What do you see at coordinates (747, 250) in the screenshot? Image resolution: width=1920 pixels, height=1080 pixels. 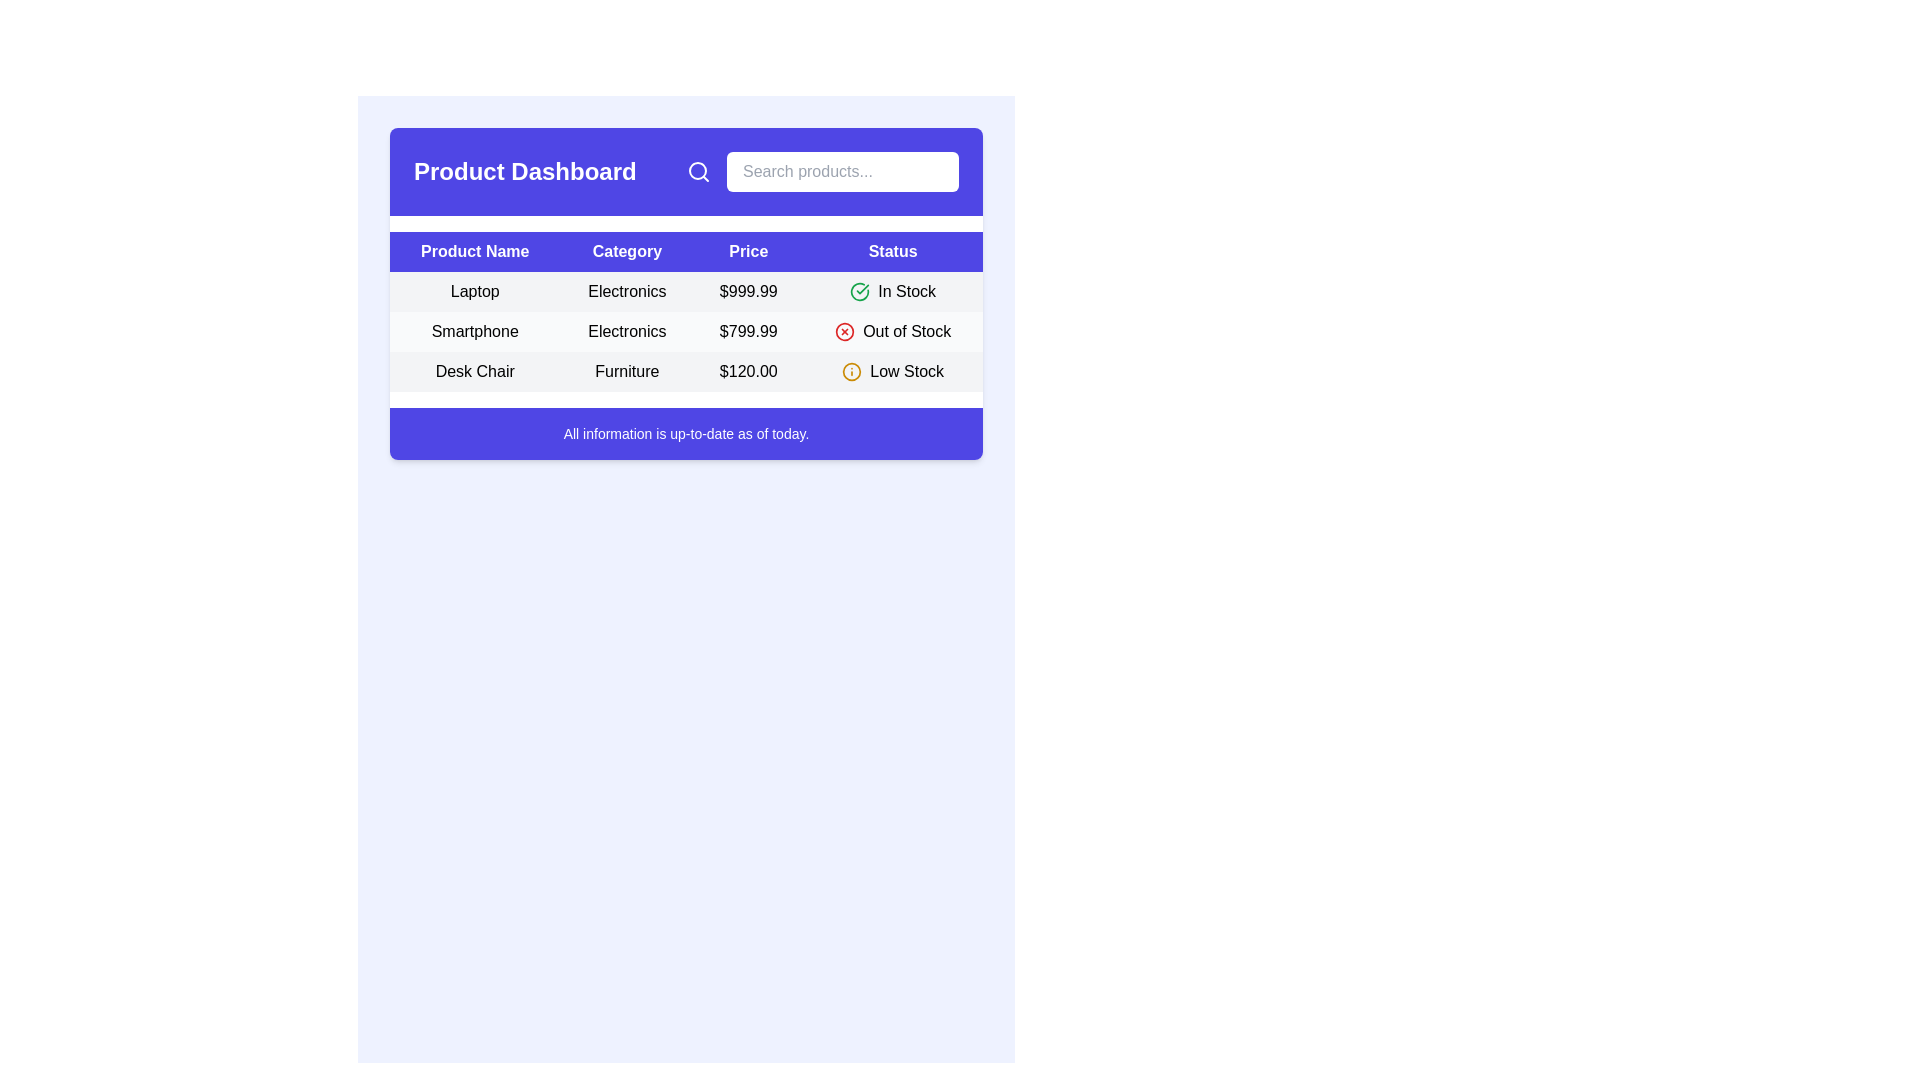 I see `the 'Price' column header in the table, which is the third label in a row of four headers ('Product Name', 'Category', 'Price', 'Status')` at bounding box center [747, 250].